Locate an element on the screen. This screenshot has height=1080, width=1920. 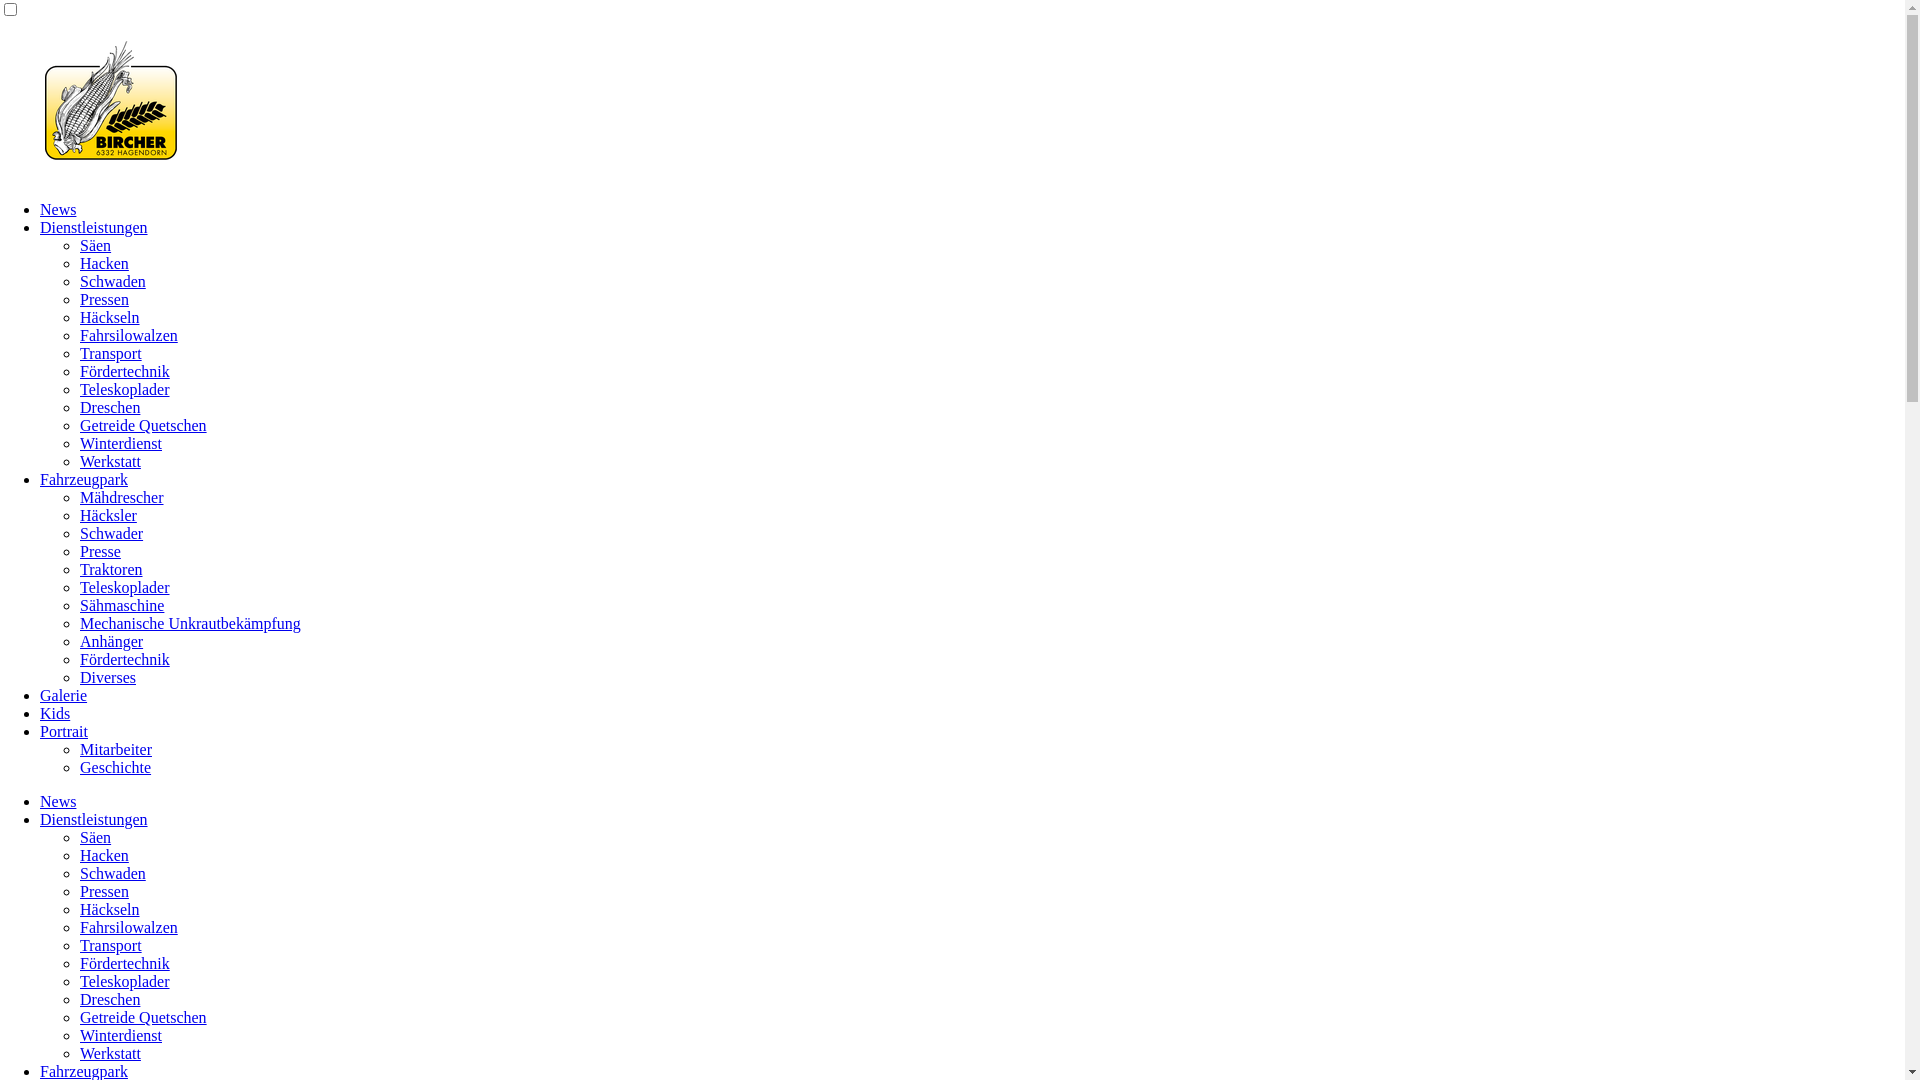
'Teleskoplader' is located at coordinates (123, 980).